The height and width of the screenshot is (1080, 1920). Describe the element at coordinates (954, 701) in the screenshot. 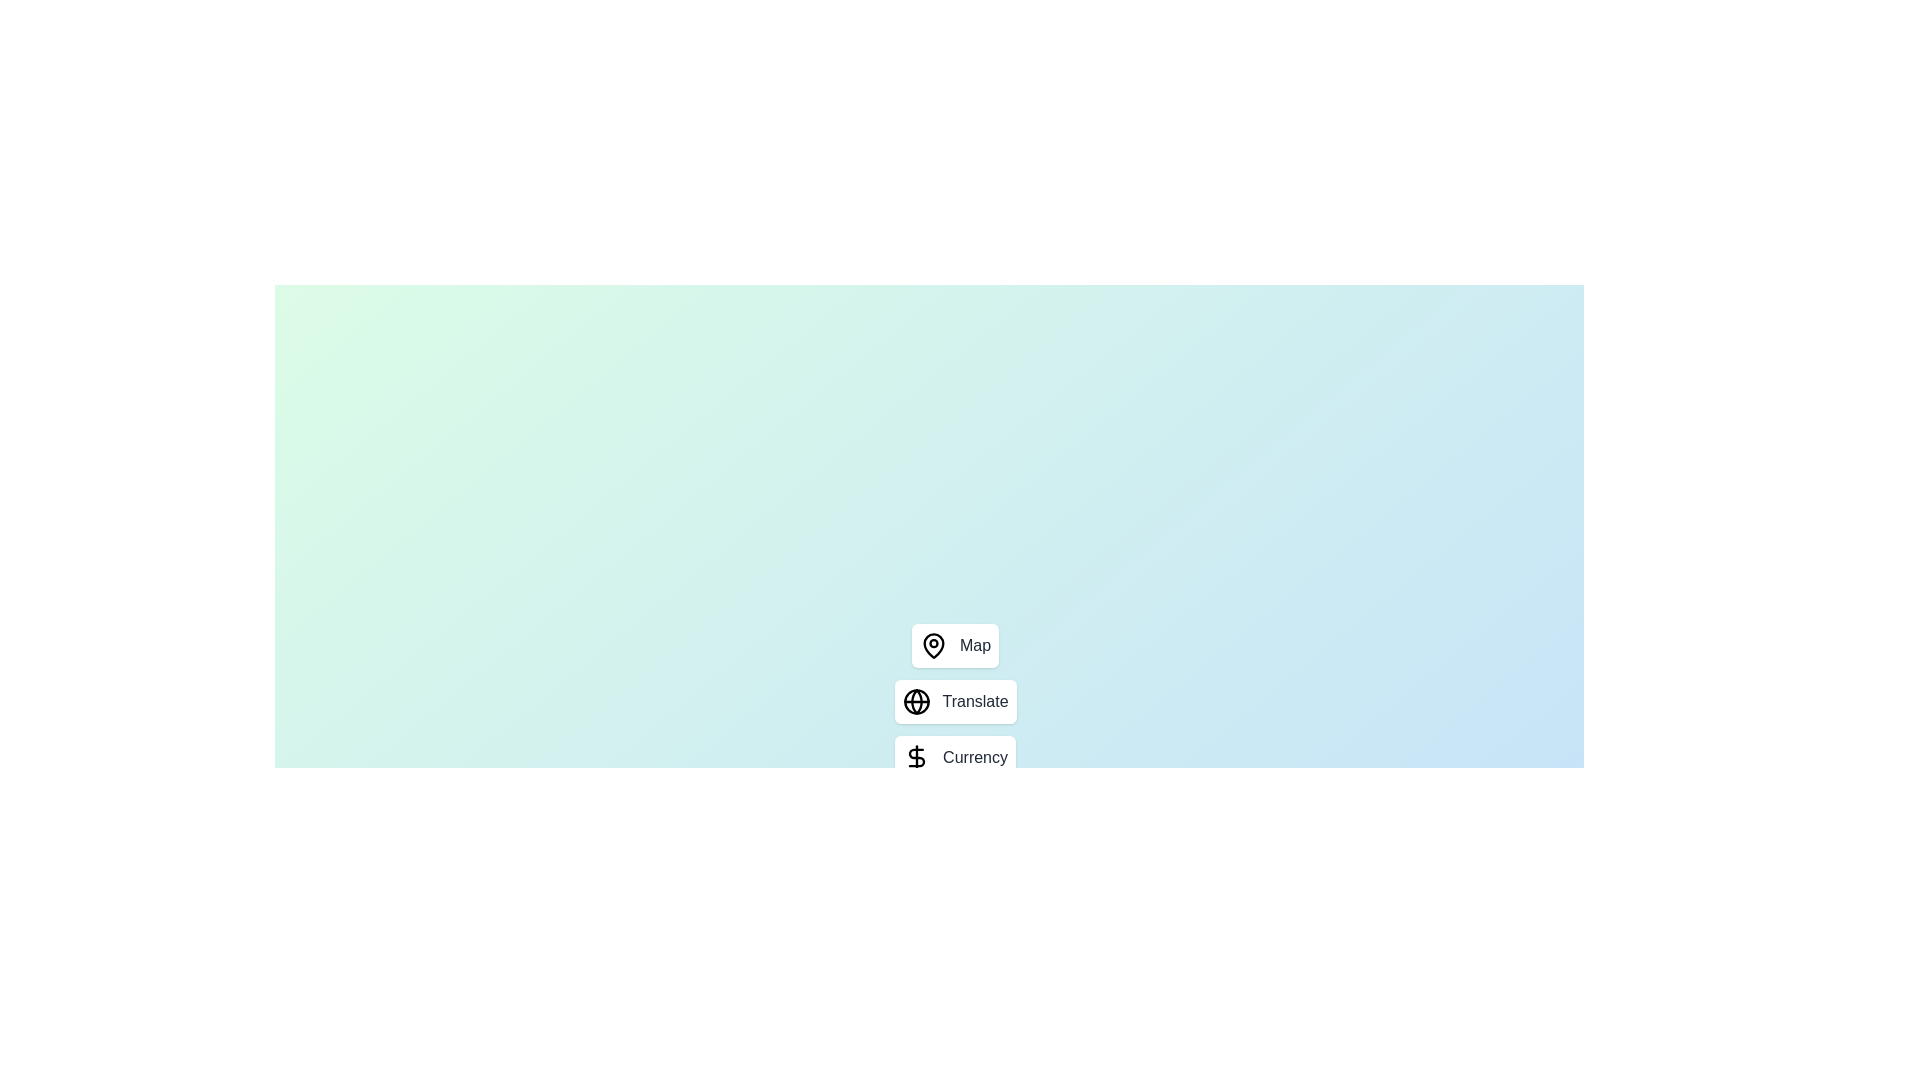

I see `the 'Translate' button to select the translation tool` at that location.